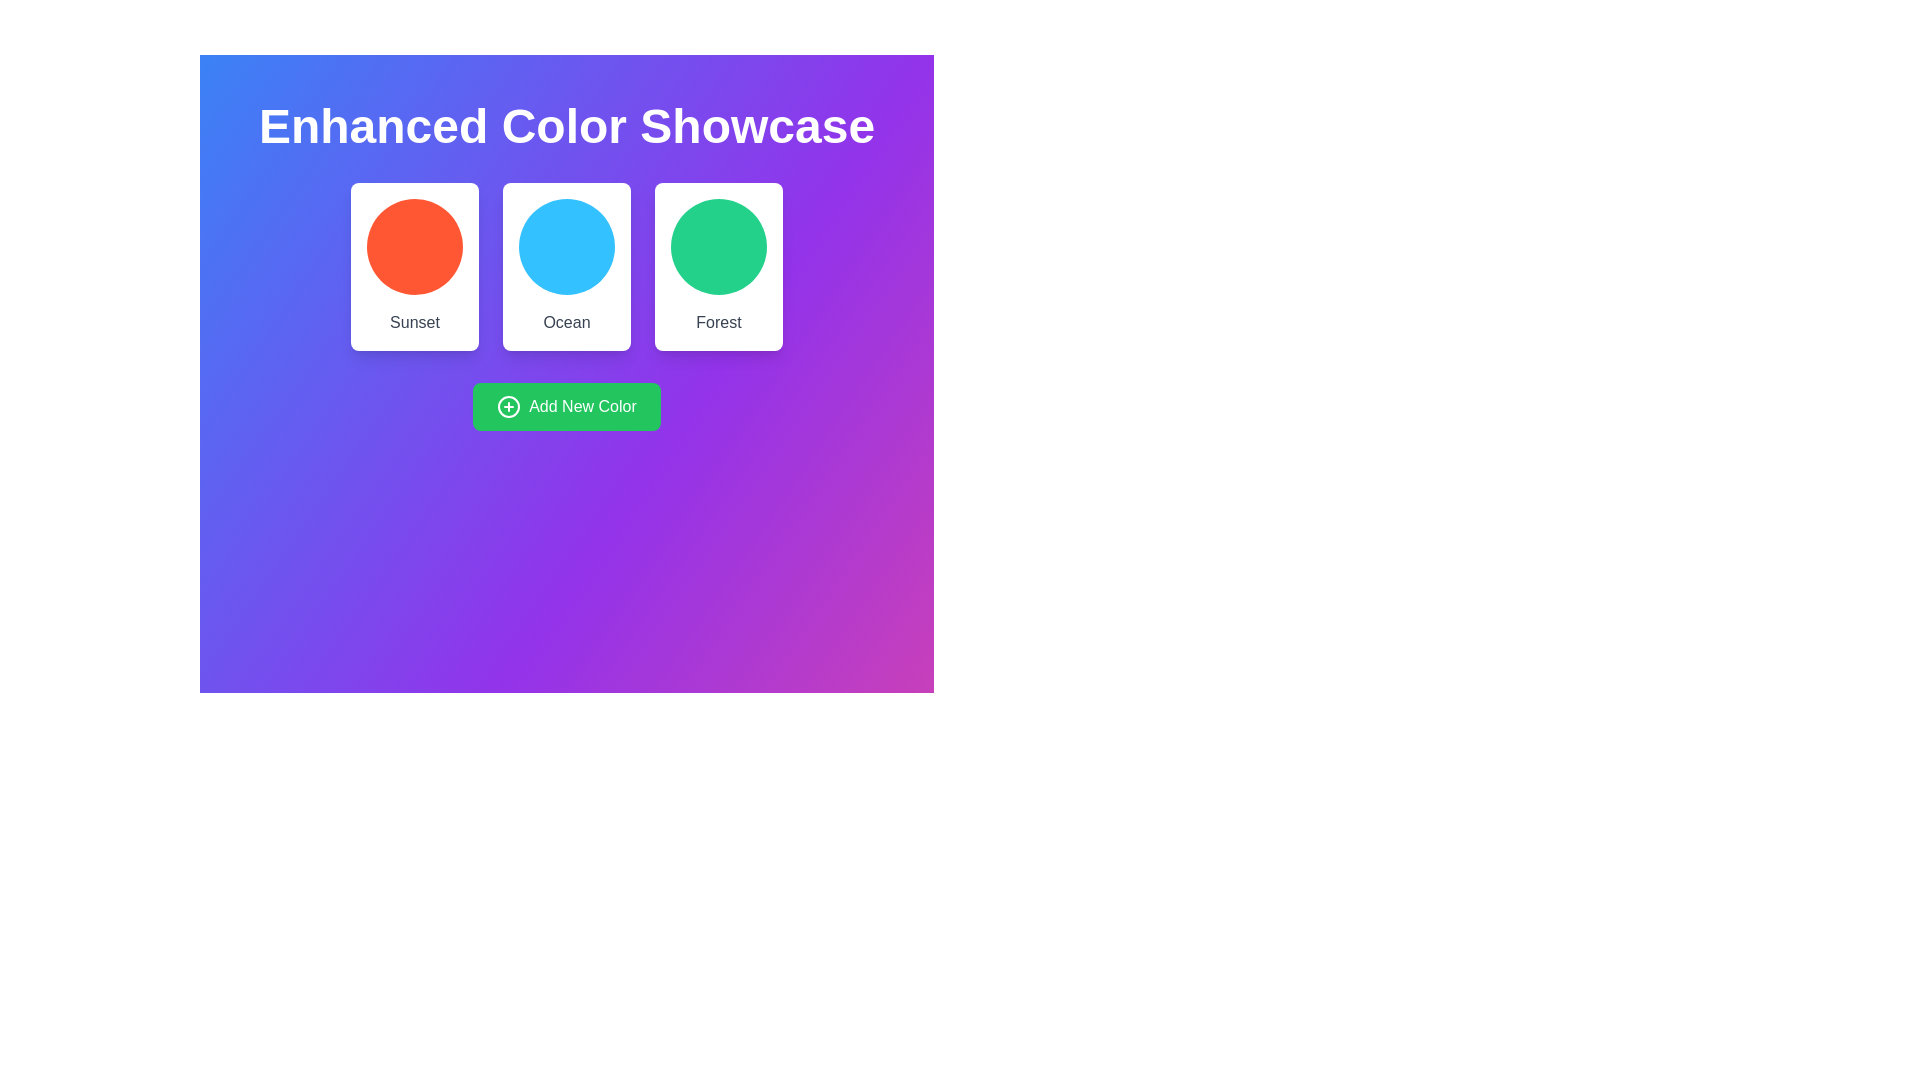 Image resolution: width=1920 pixels, height=1080 pixels. I want to click on the 'Sunset' card, so click(413, 265).